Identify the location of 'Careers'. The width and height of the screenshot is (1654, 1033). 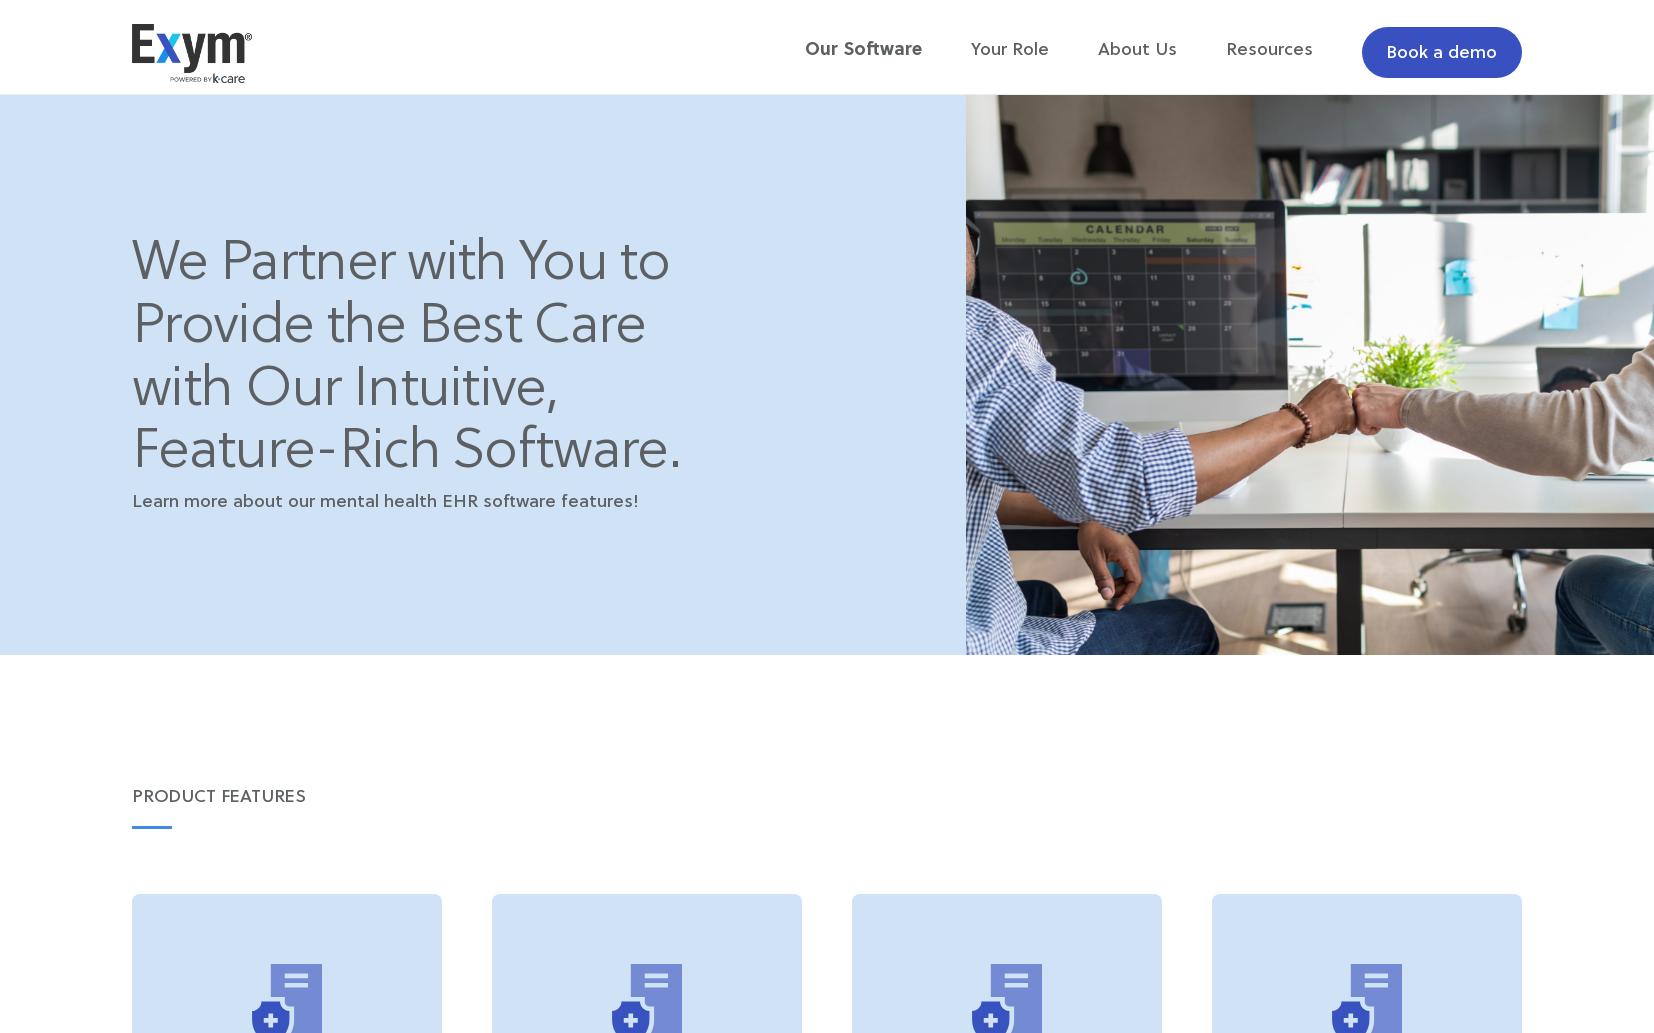
(1345, 125).